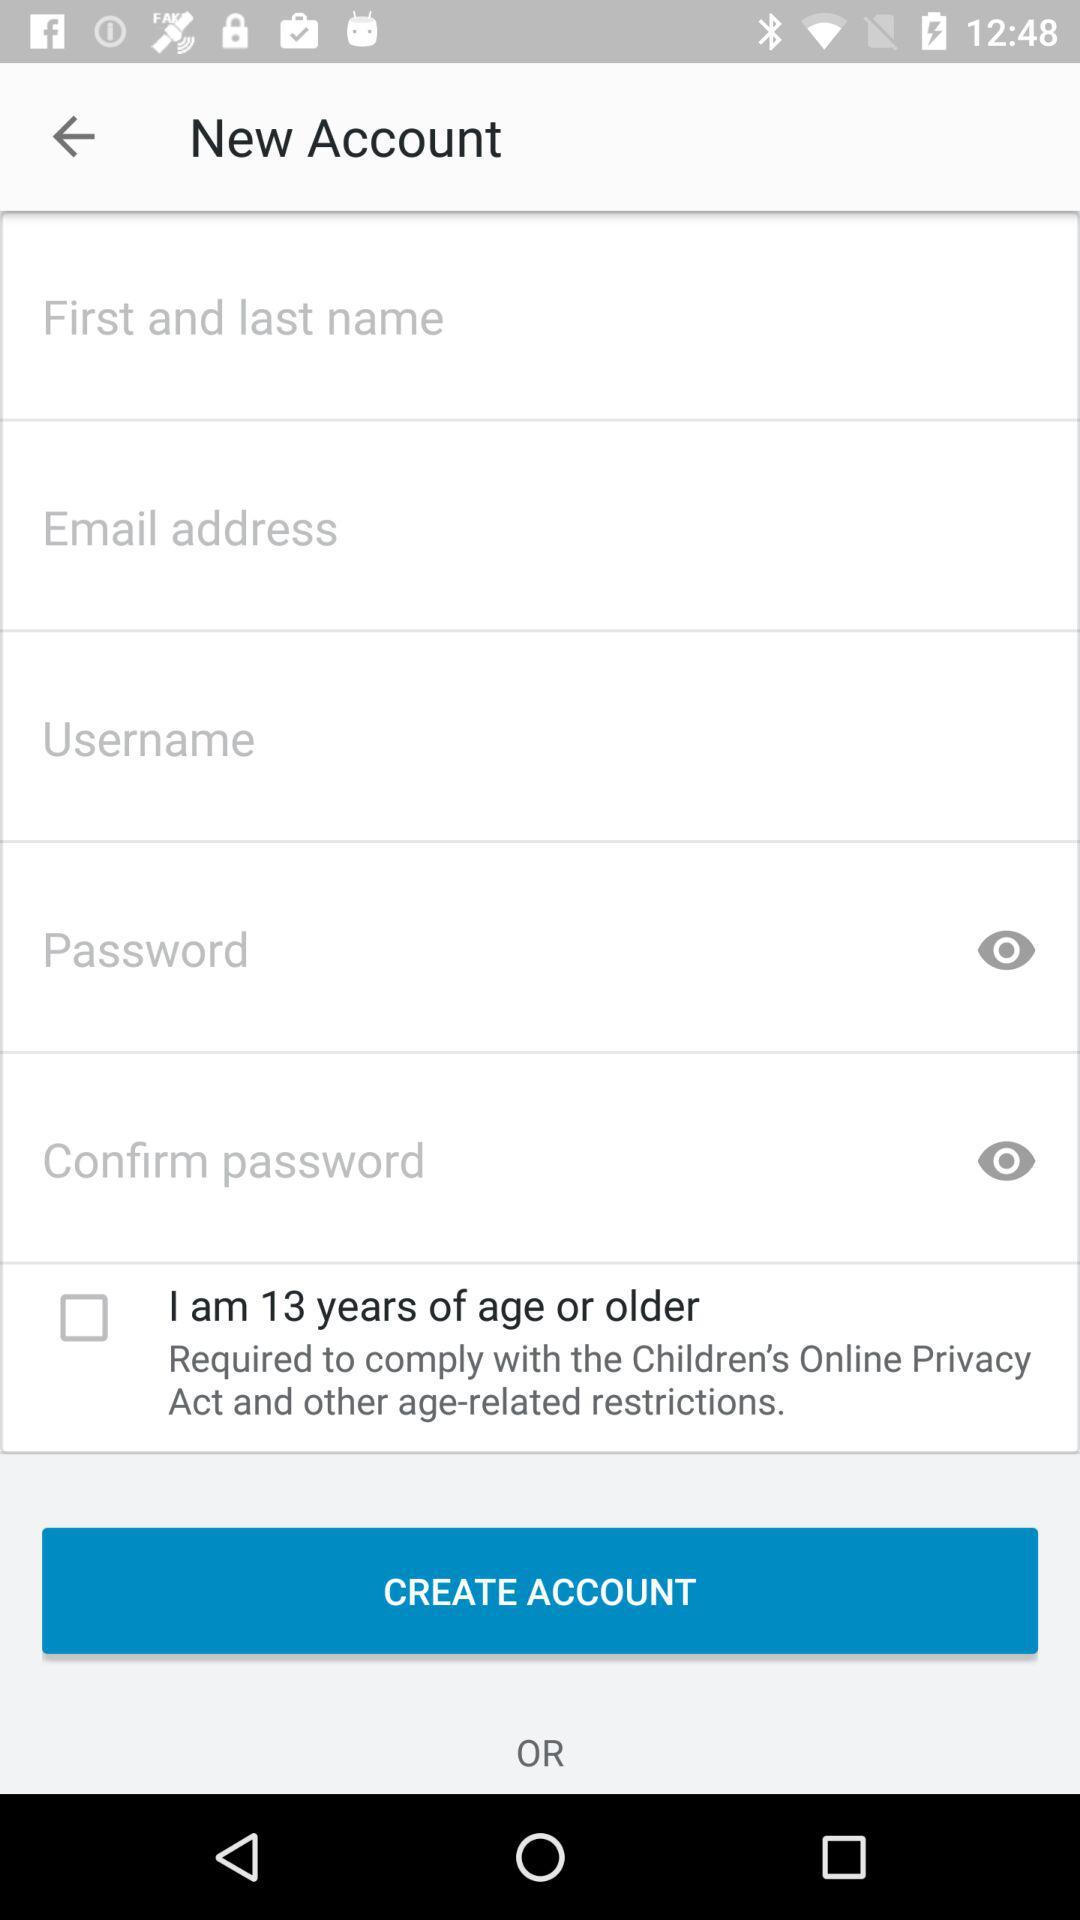 This screenshot has width=1080, height=1920. What do you see at coordinates (83, 1317) in the screenshot?
I see `icon to the left of i am 13 icon` at bounding box center [83, 1317].